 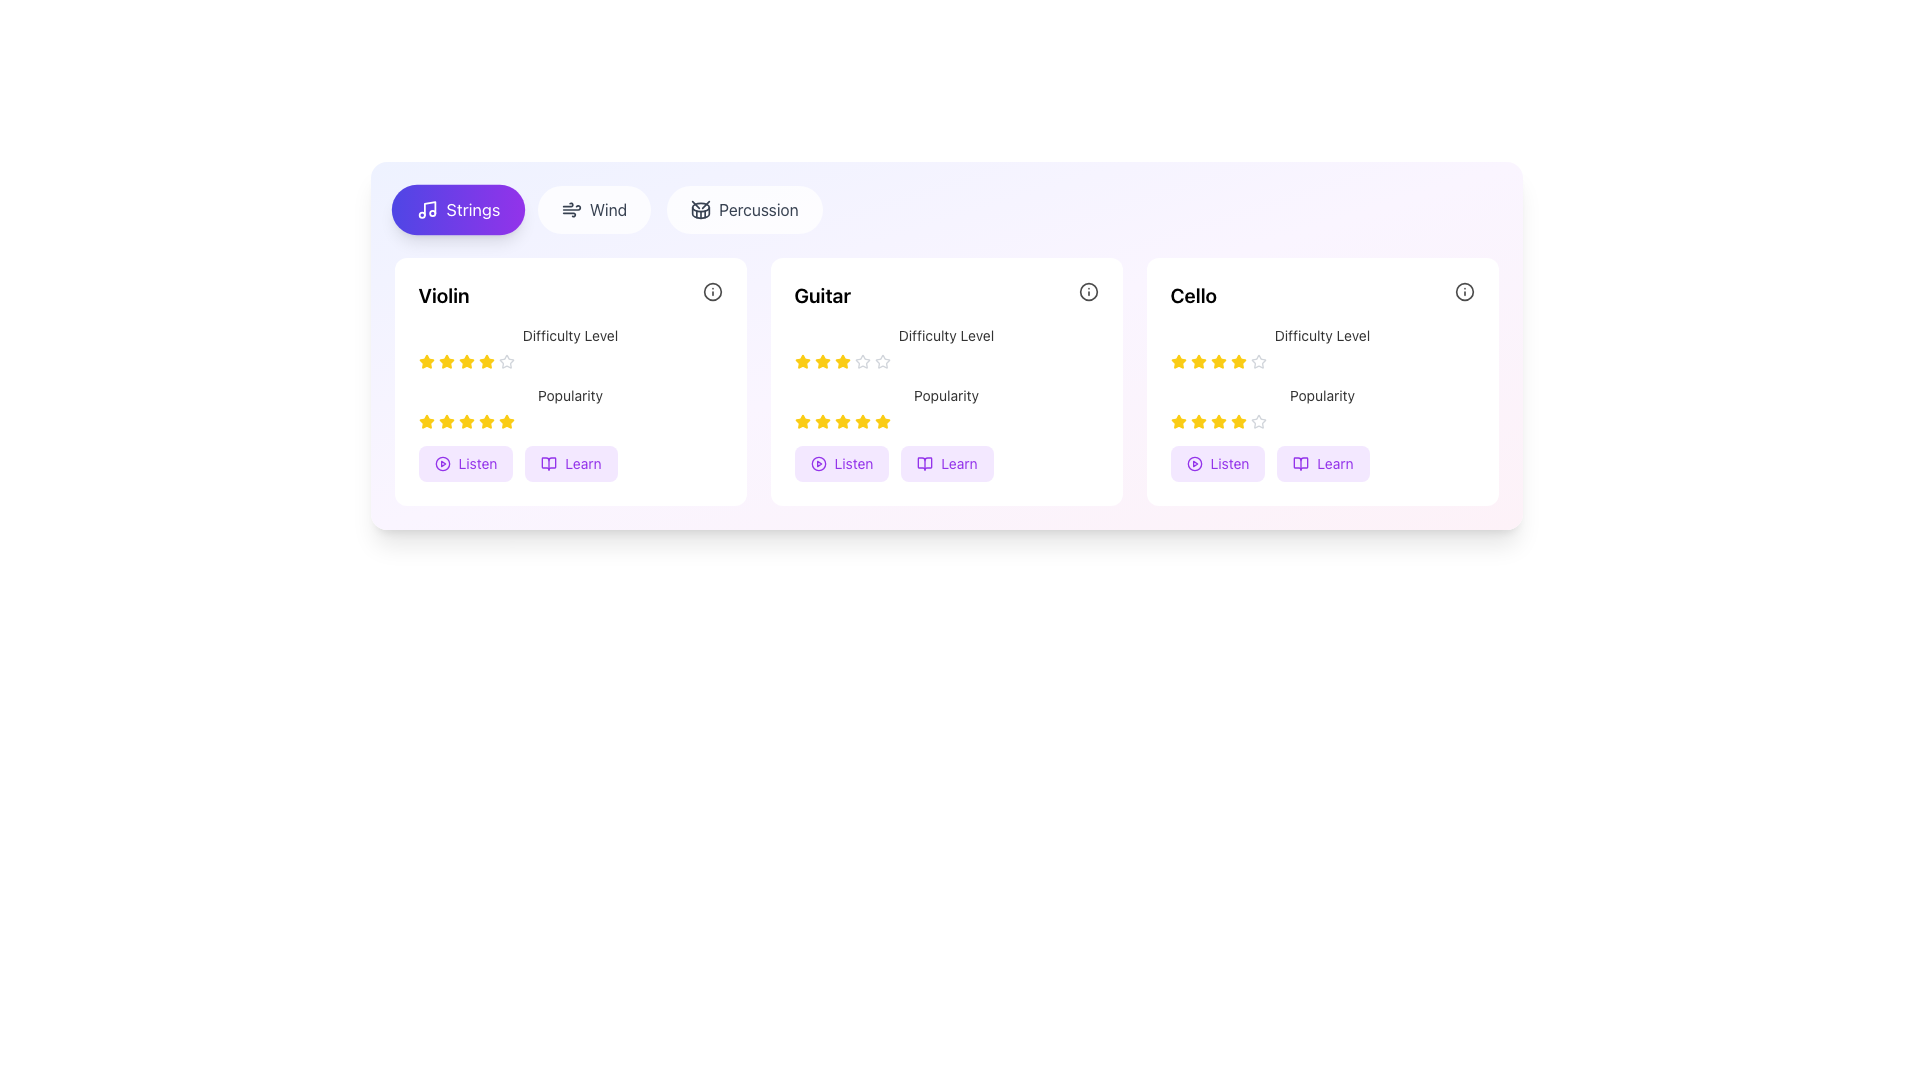 What do you see at coordinates (712, 292) in the screenshot?
I see `the circular SVG element located in the top-right corner of the Guitar card, which is part of an informational icon` at bounding box center [712, 292].